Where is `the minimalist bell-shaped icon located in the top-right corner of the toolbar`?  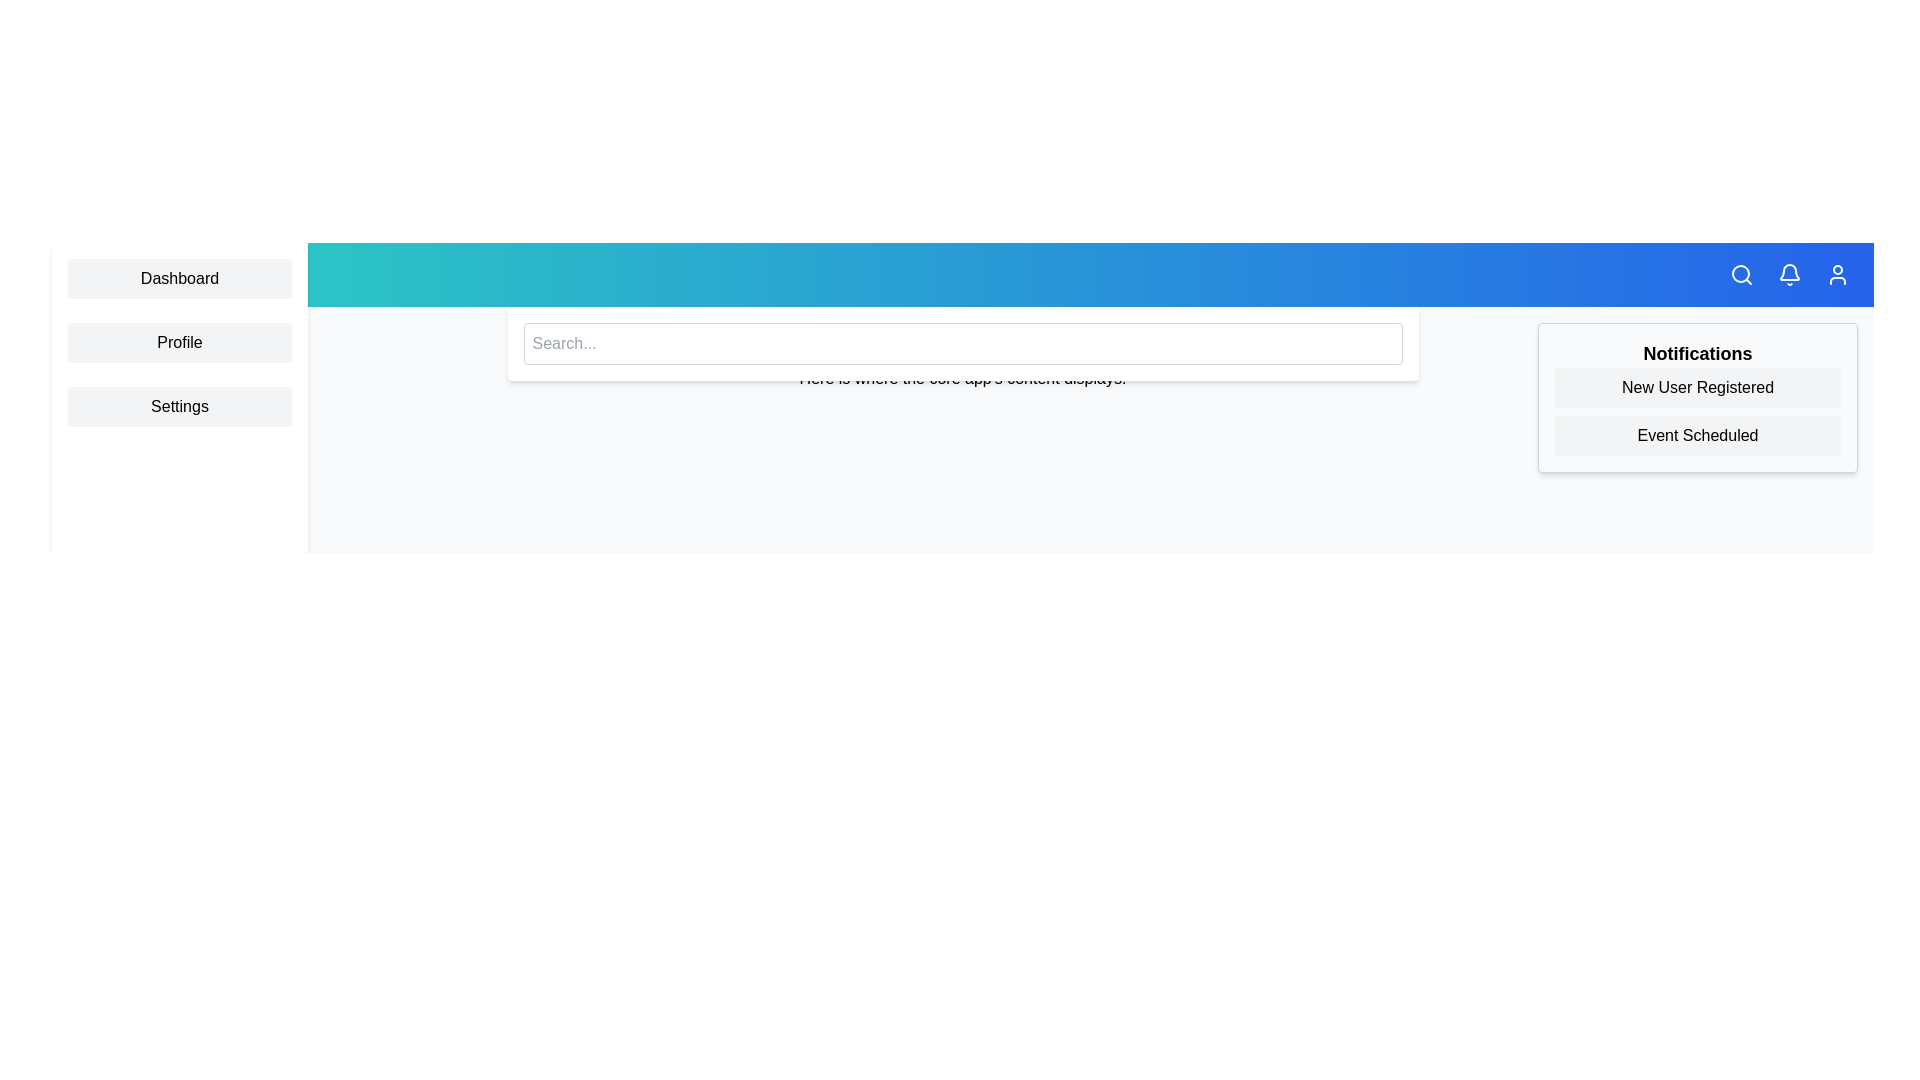 the minimalist bell-shaped icon located in the top-right corner of the toolbar is located at coordinates (1790, 272).